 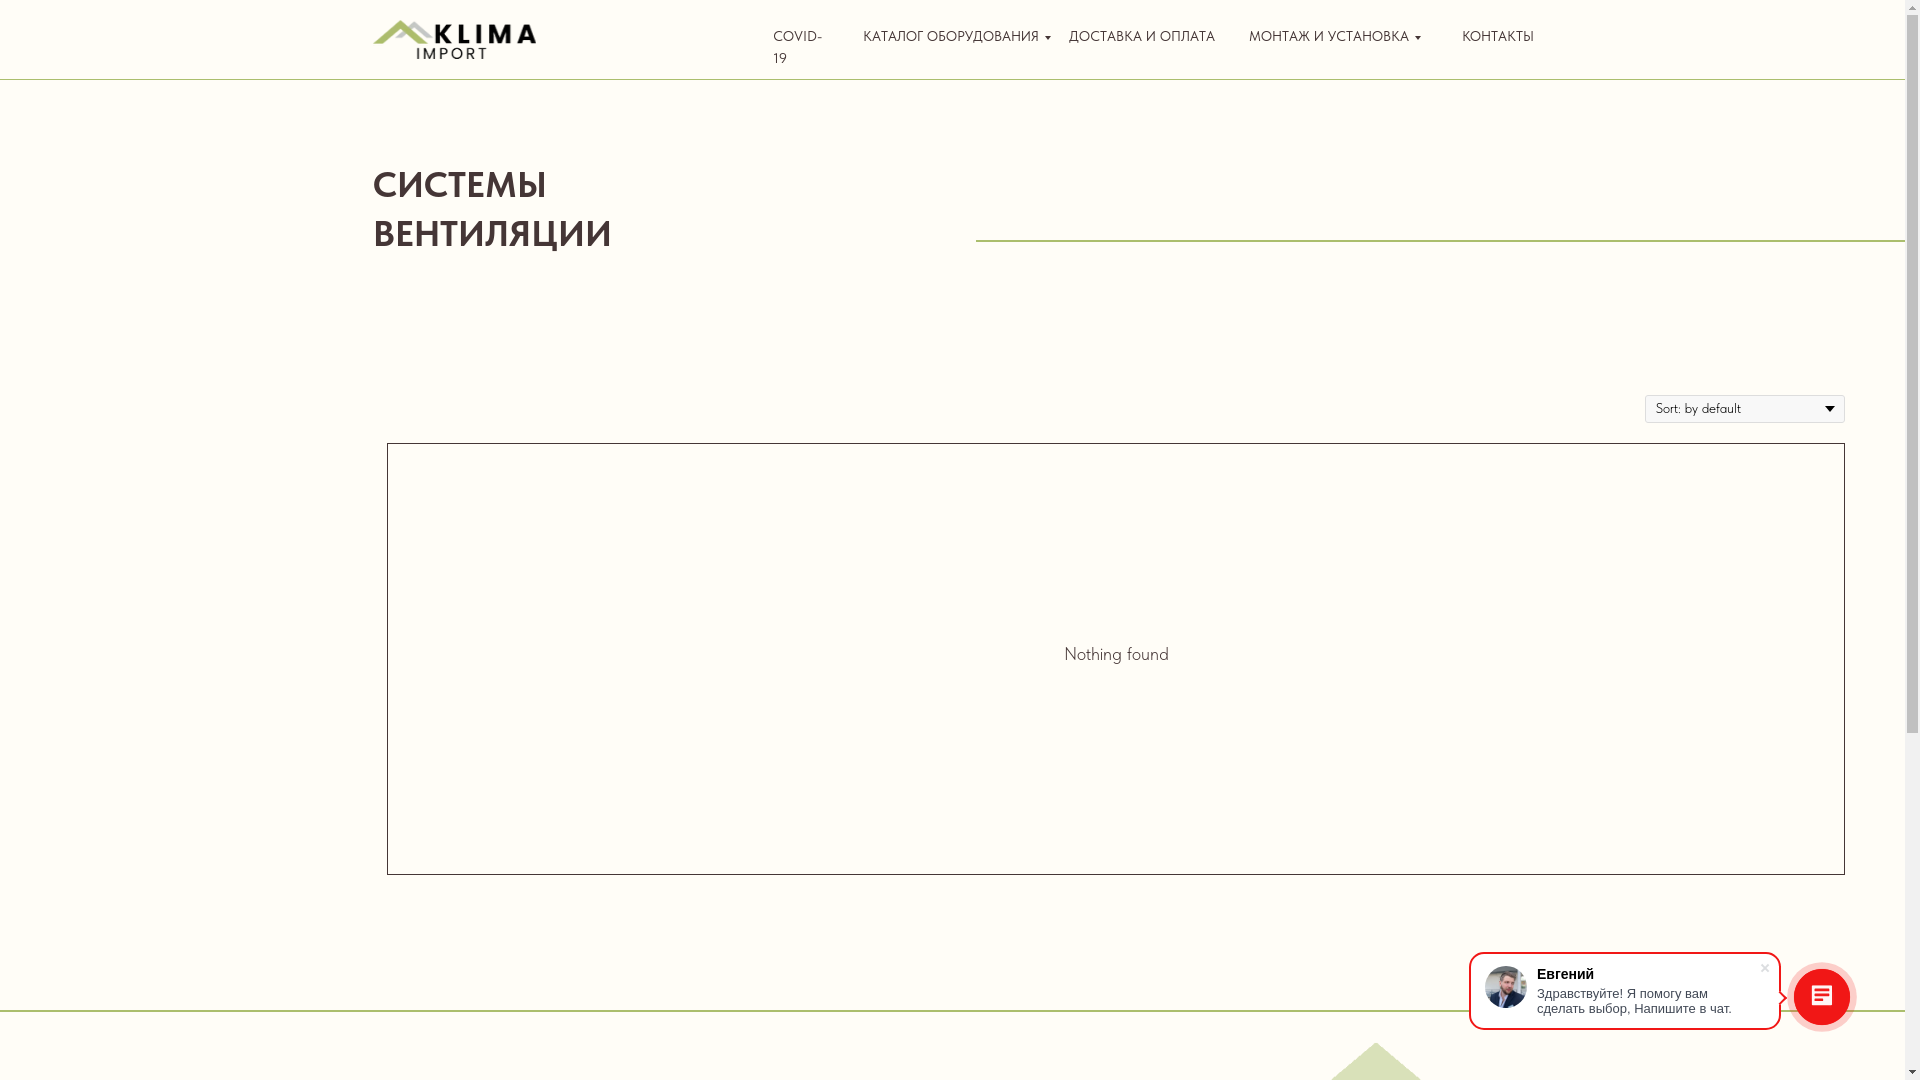 I want to click on 'COVID-19', so click(x=795, y=45).